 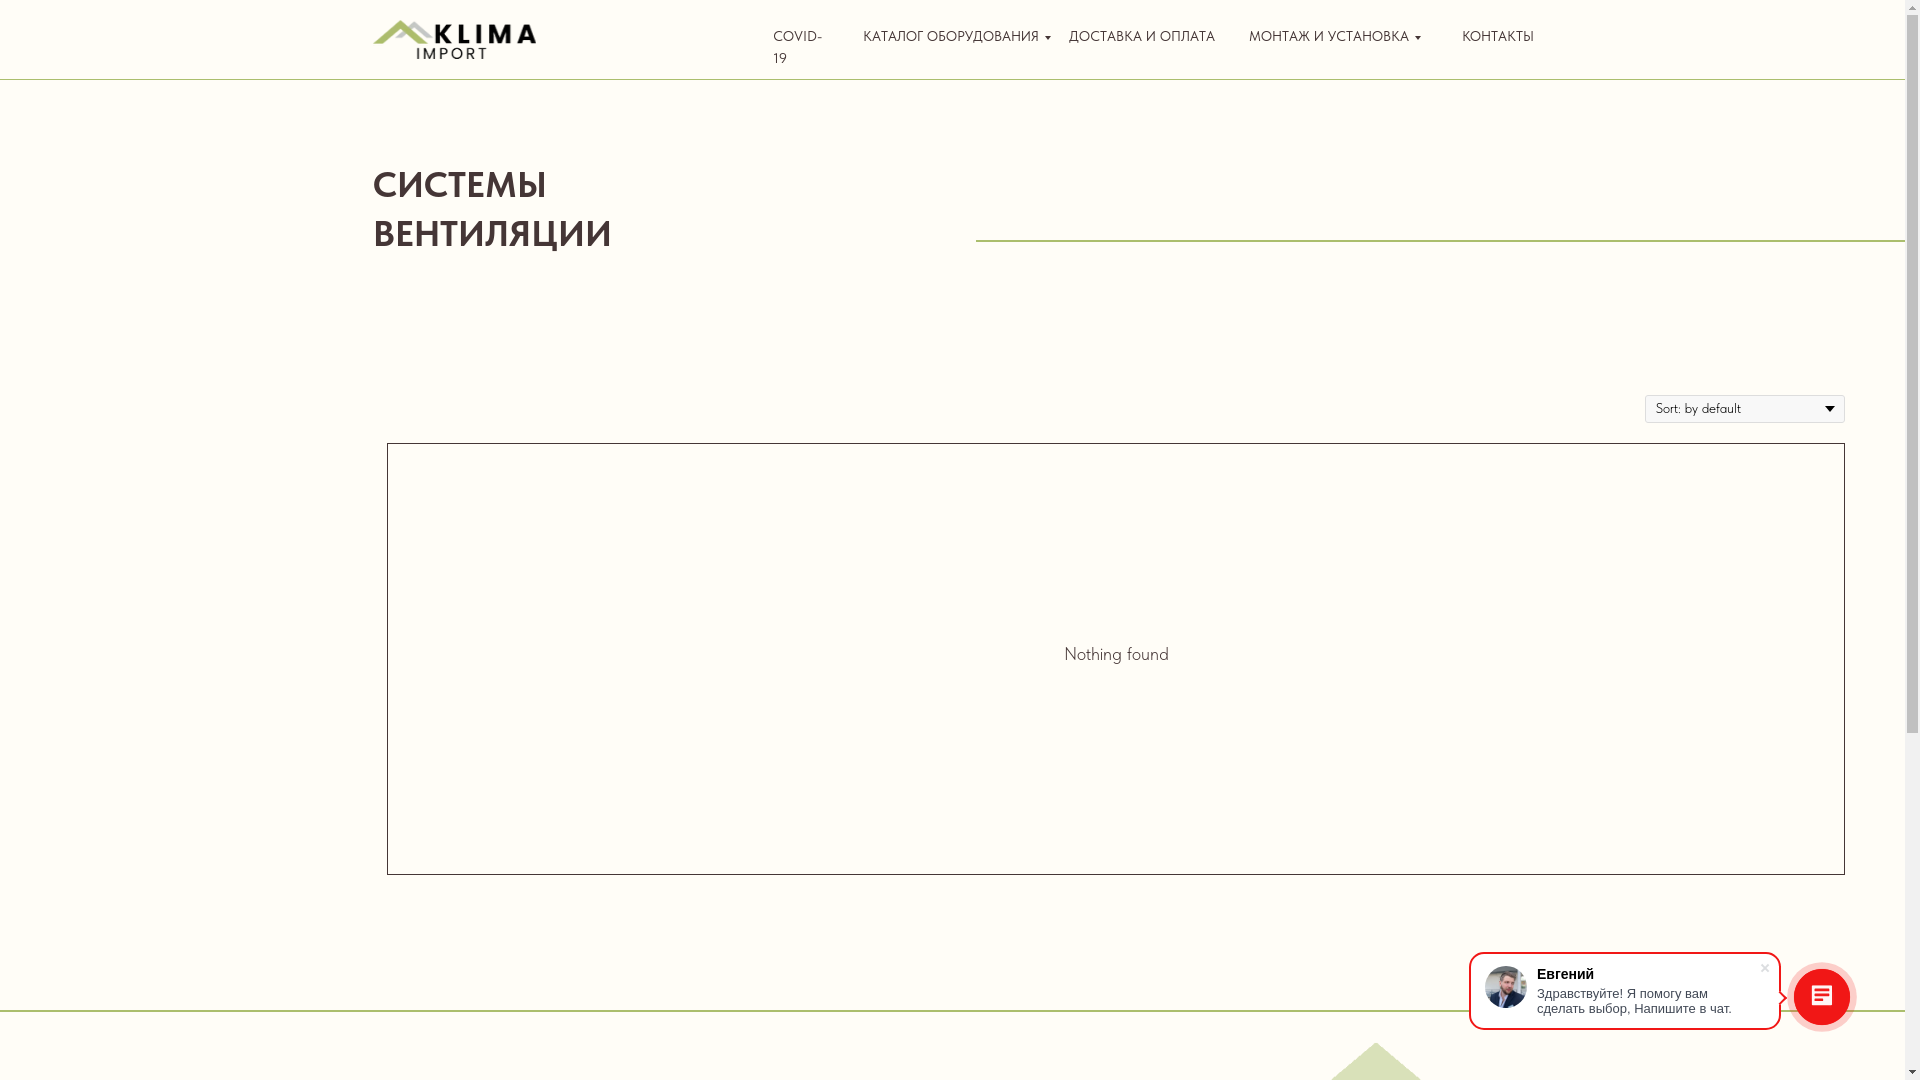 I want to click on 'COVID-19', so click(x=795, y=45).